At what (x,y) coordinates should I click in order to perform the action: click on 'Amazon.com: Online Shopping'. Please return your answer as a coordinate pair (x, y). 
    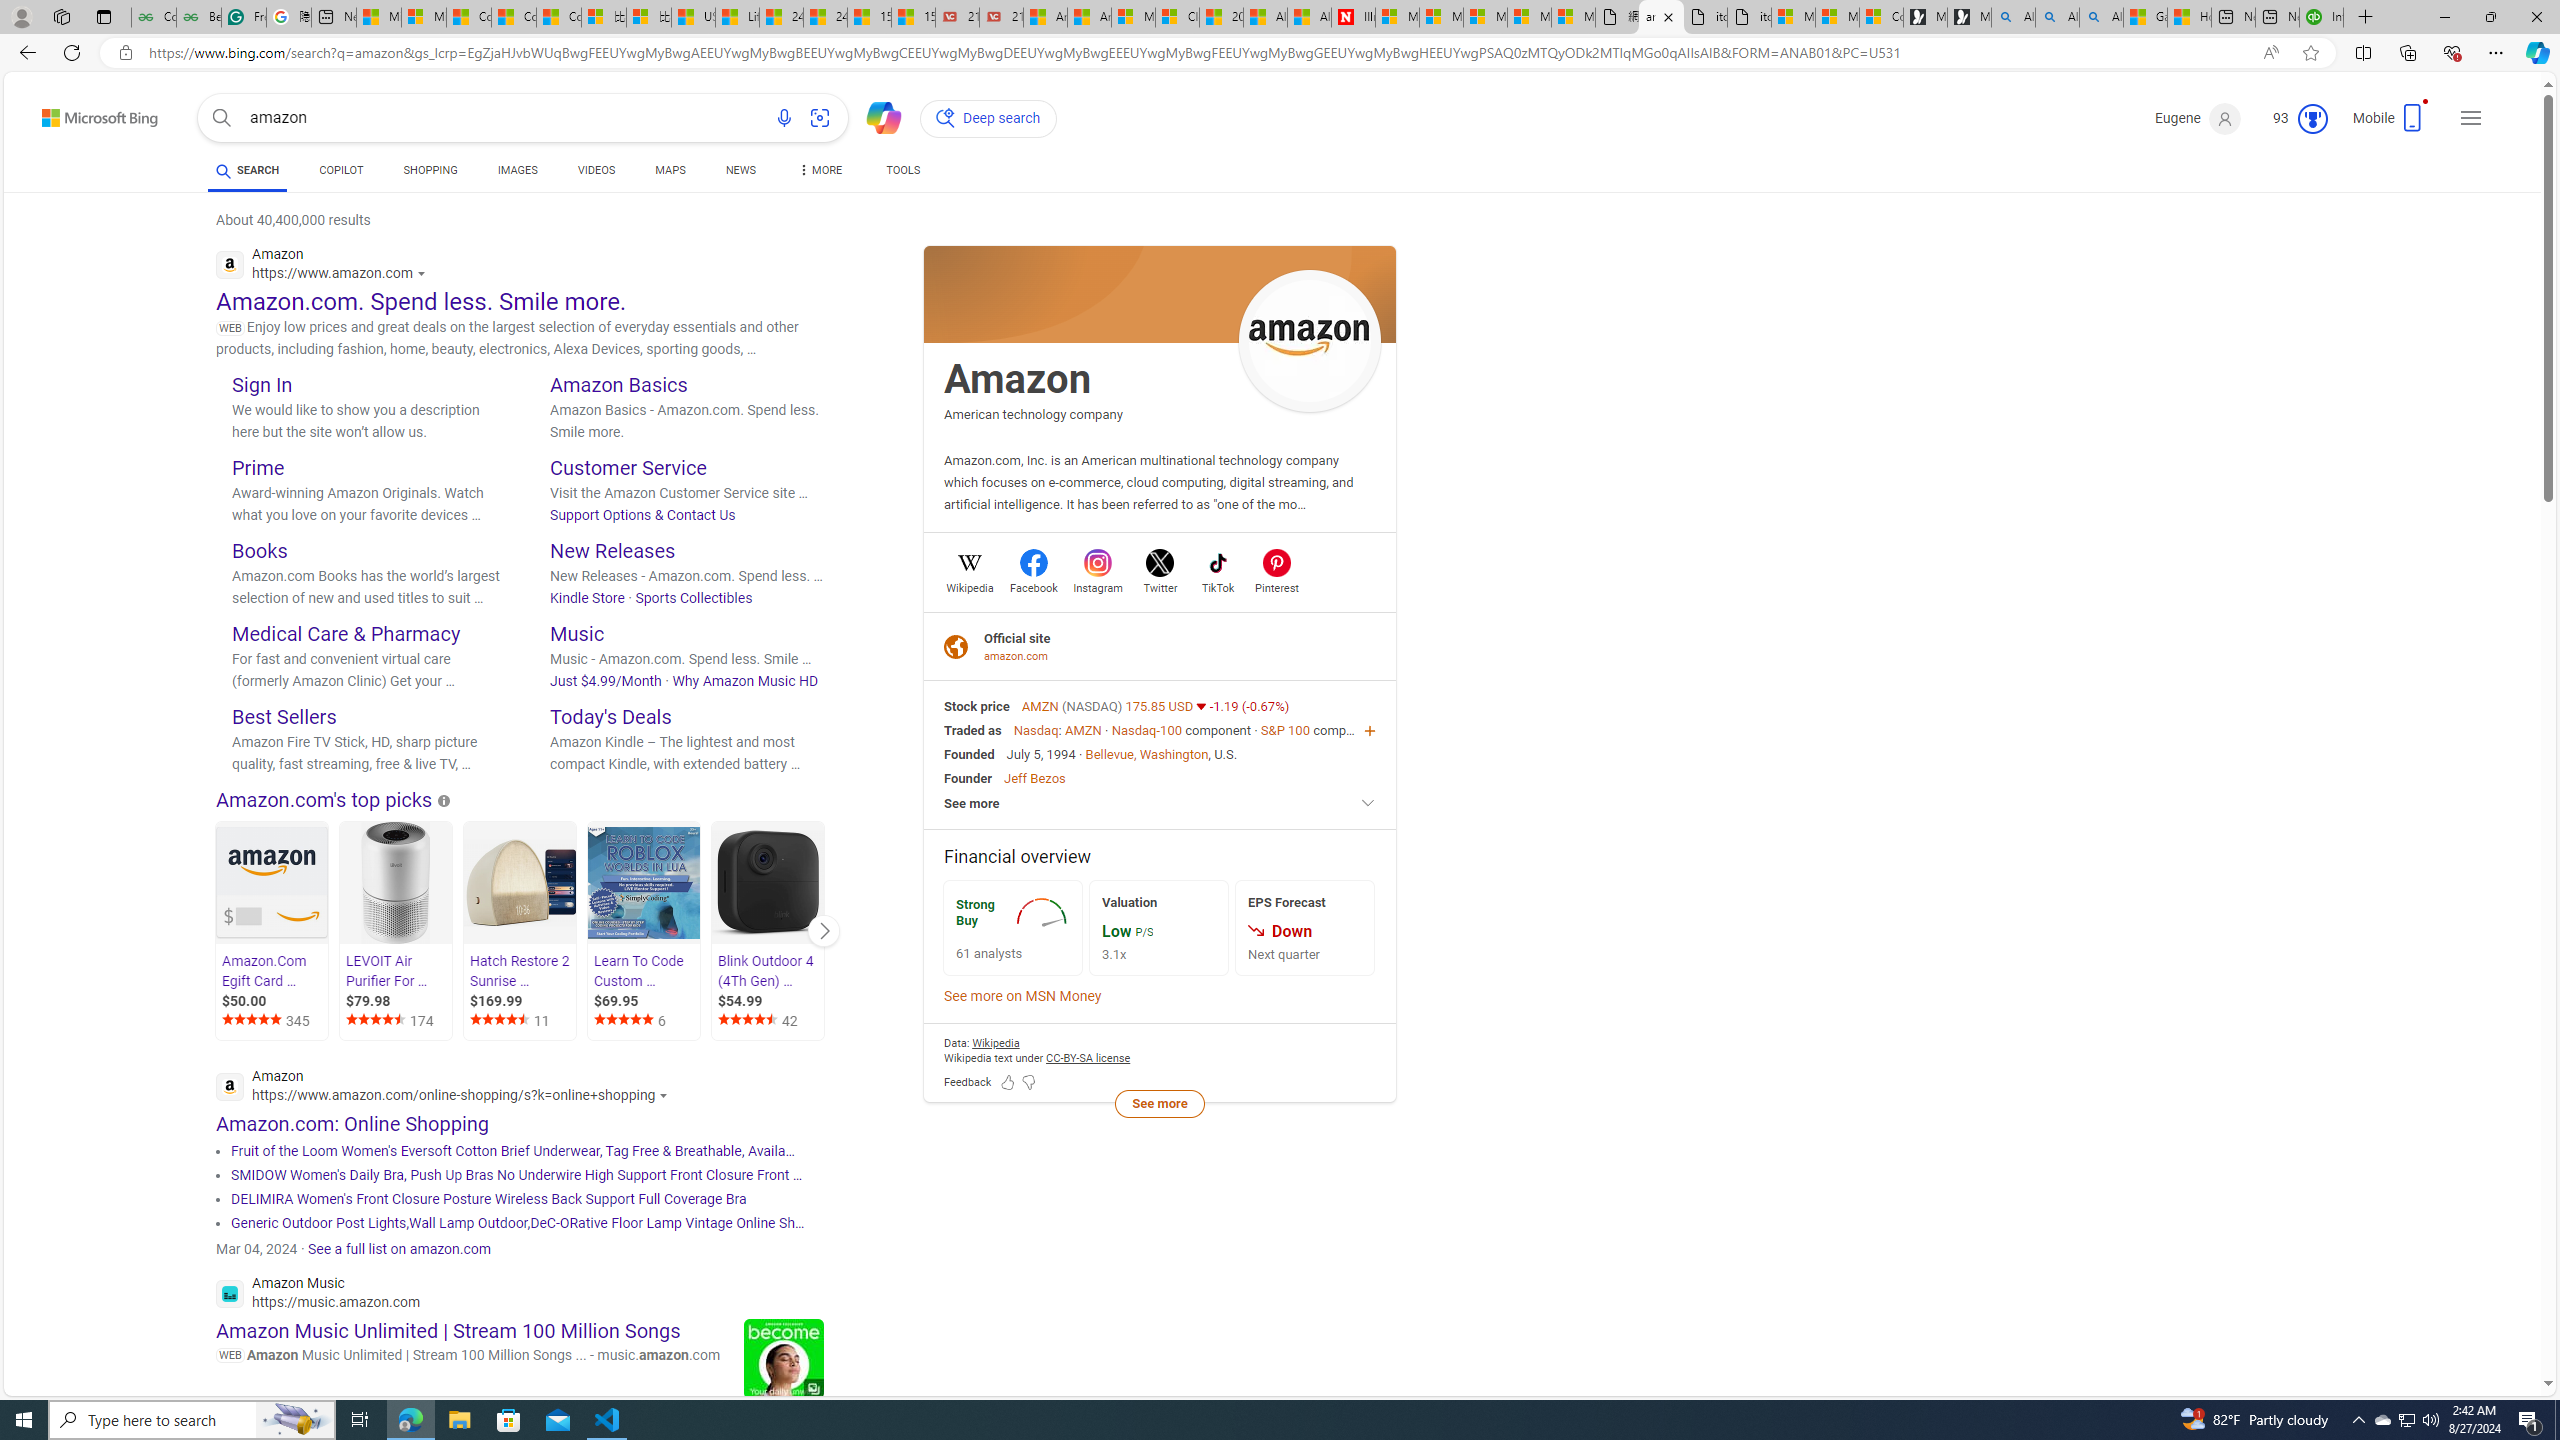
    Looking at the image, I should click on (351, 1122).